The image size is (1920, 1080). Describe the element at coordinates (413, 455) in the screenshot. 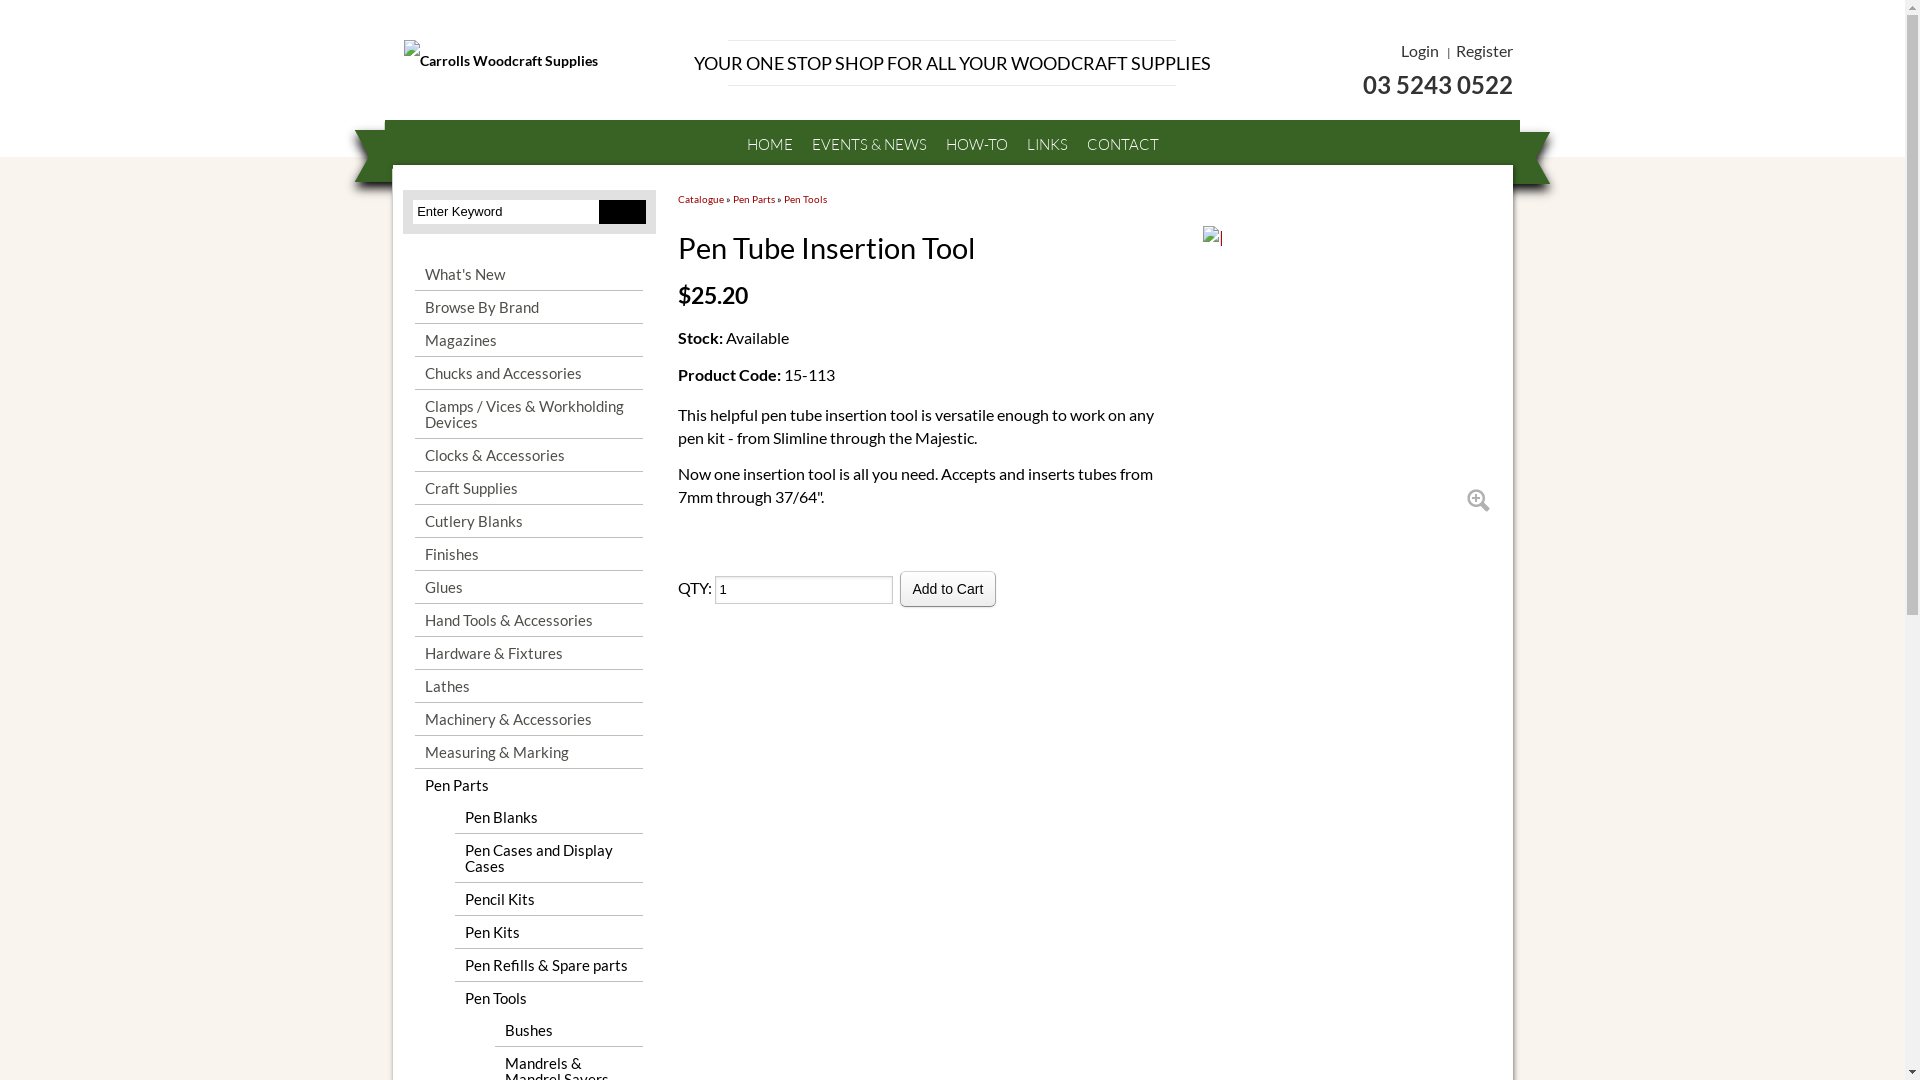

I see `'Clocks & Accessories'` at that location.